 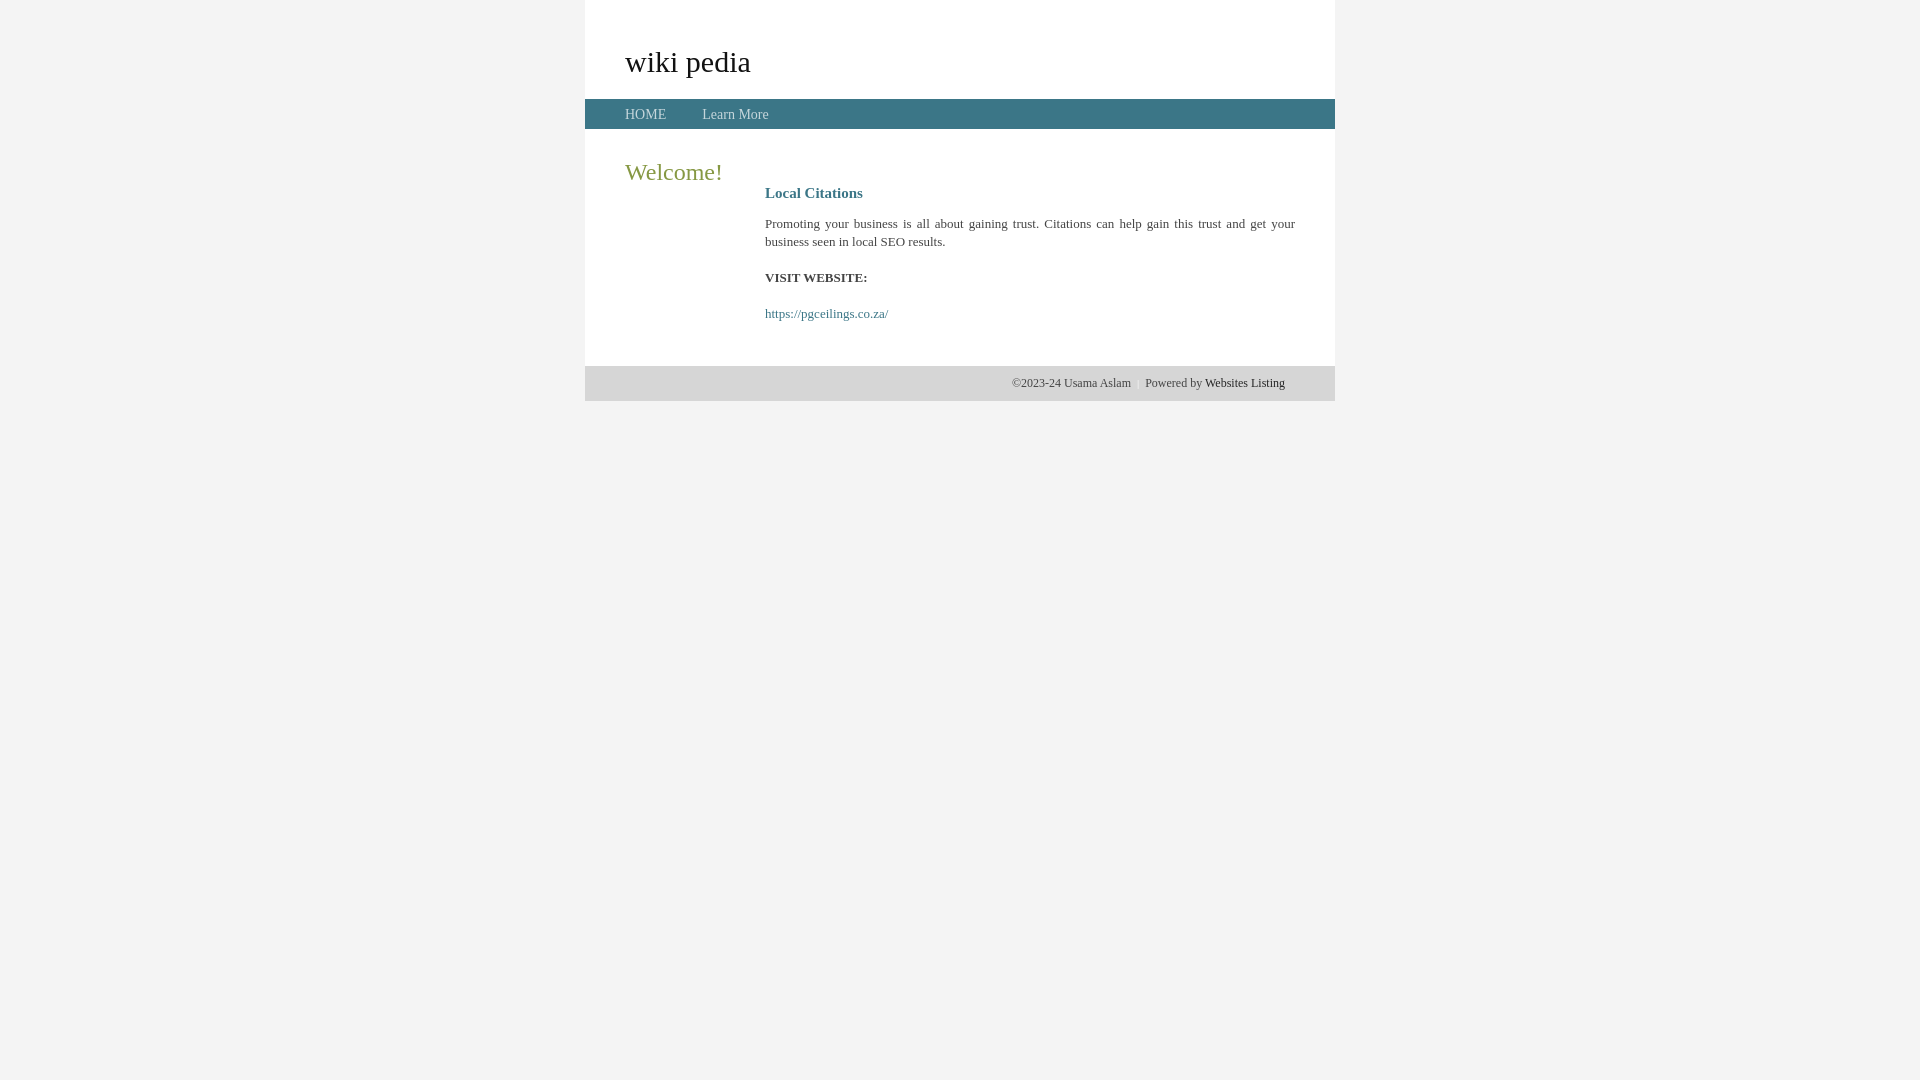 I want to click on 'wiki pedia', so click(x=623, y=60).